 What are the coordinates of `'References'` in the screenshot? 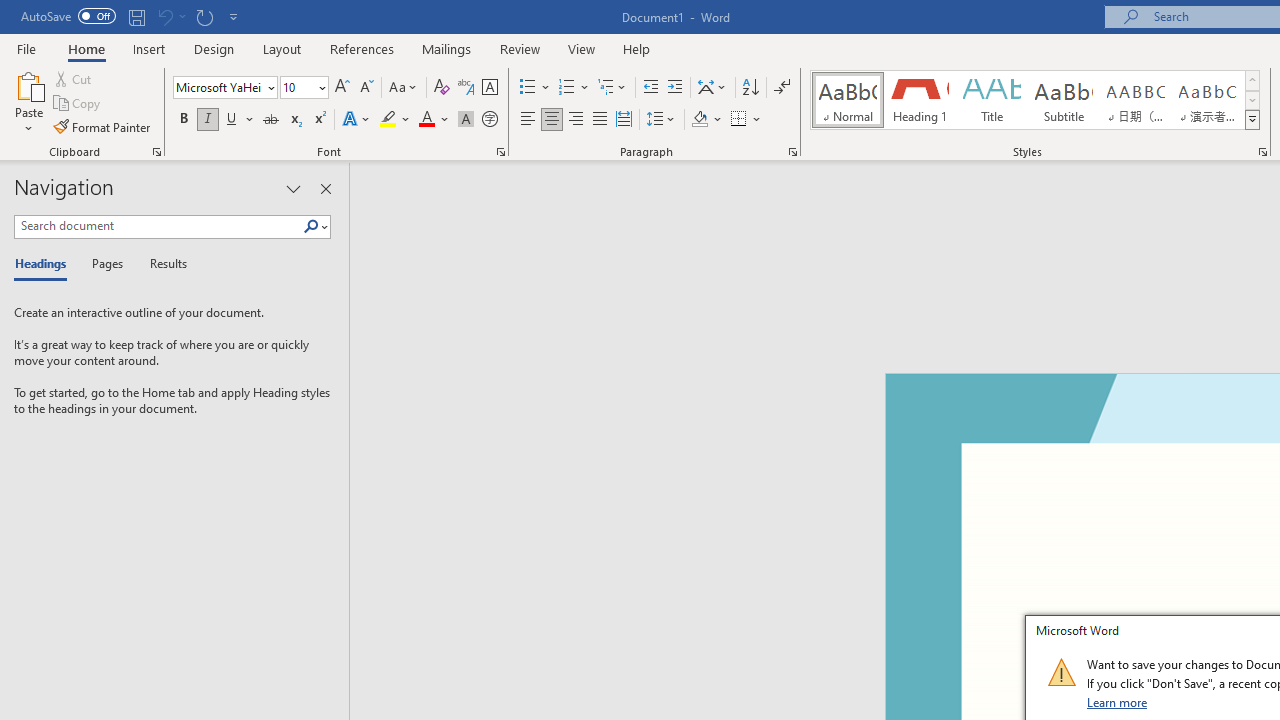 It's located at (362, 48).